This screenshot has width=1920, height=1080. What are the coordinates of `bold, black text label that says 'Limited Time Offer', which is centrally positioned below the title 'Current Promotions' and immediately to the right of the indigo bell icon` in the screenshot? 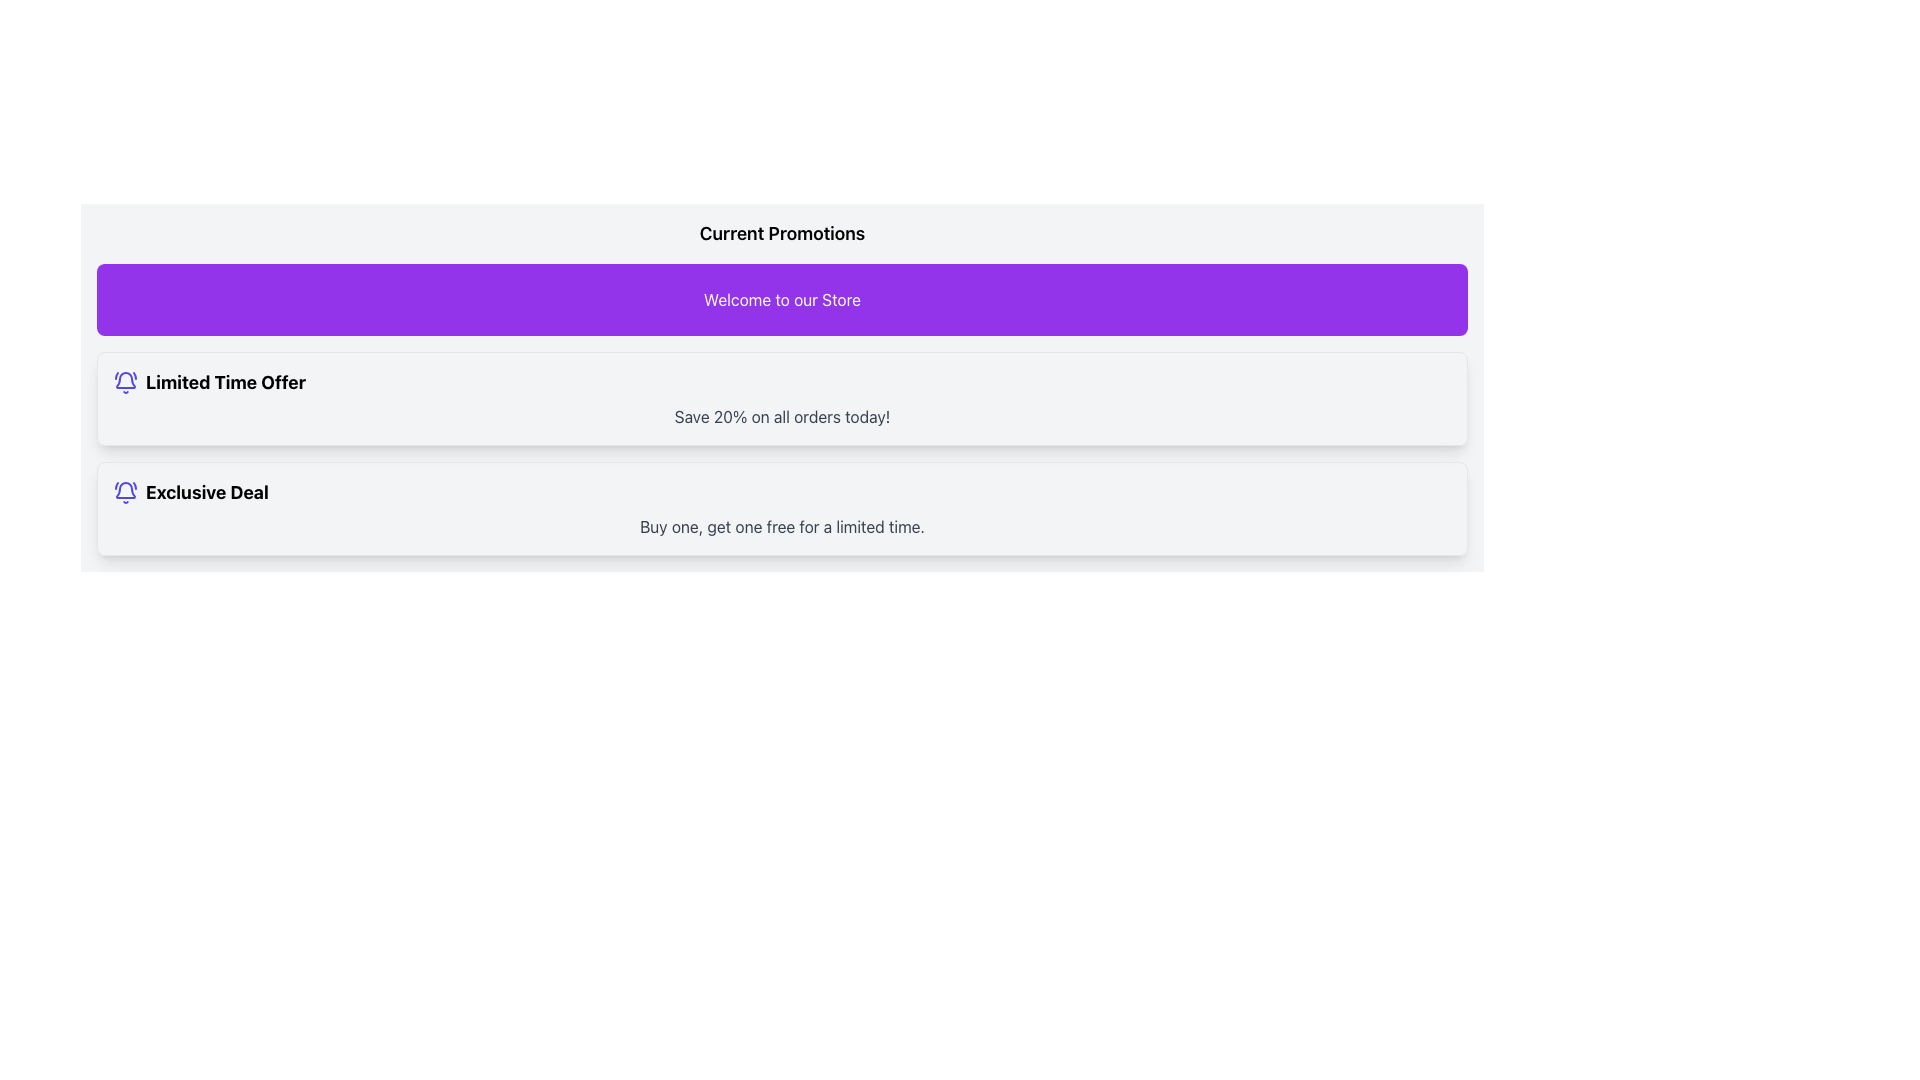 It's located at (225, 382).